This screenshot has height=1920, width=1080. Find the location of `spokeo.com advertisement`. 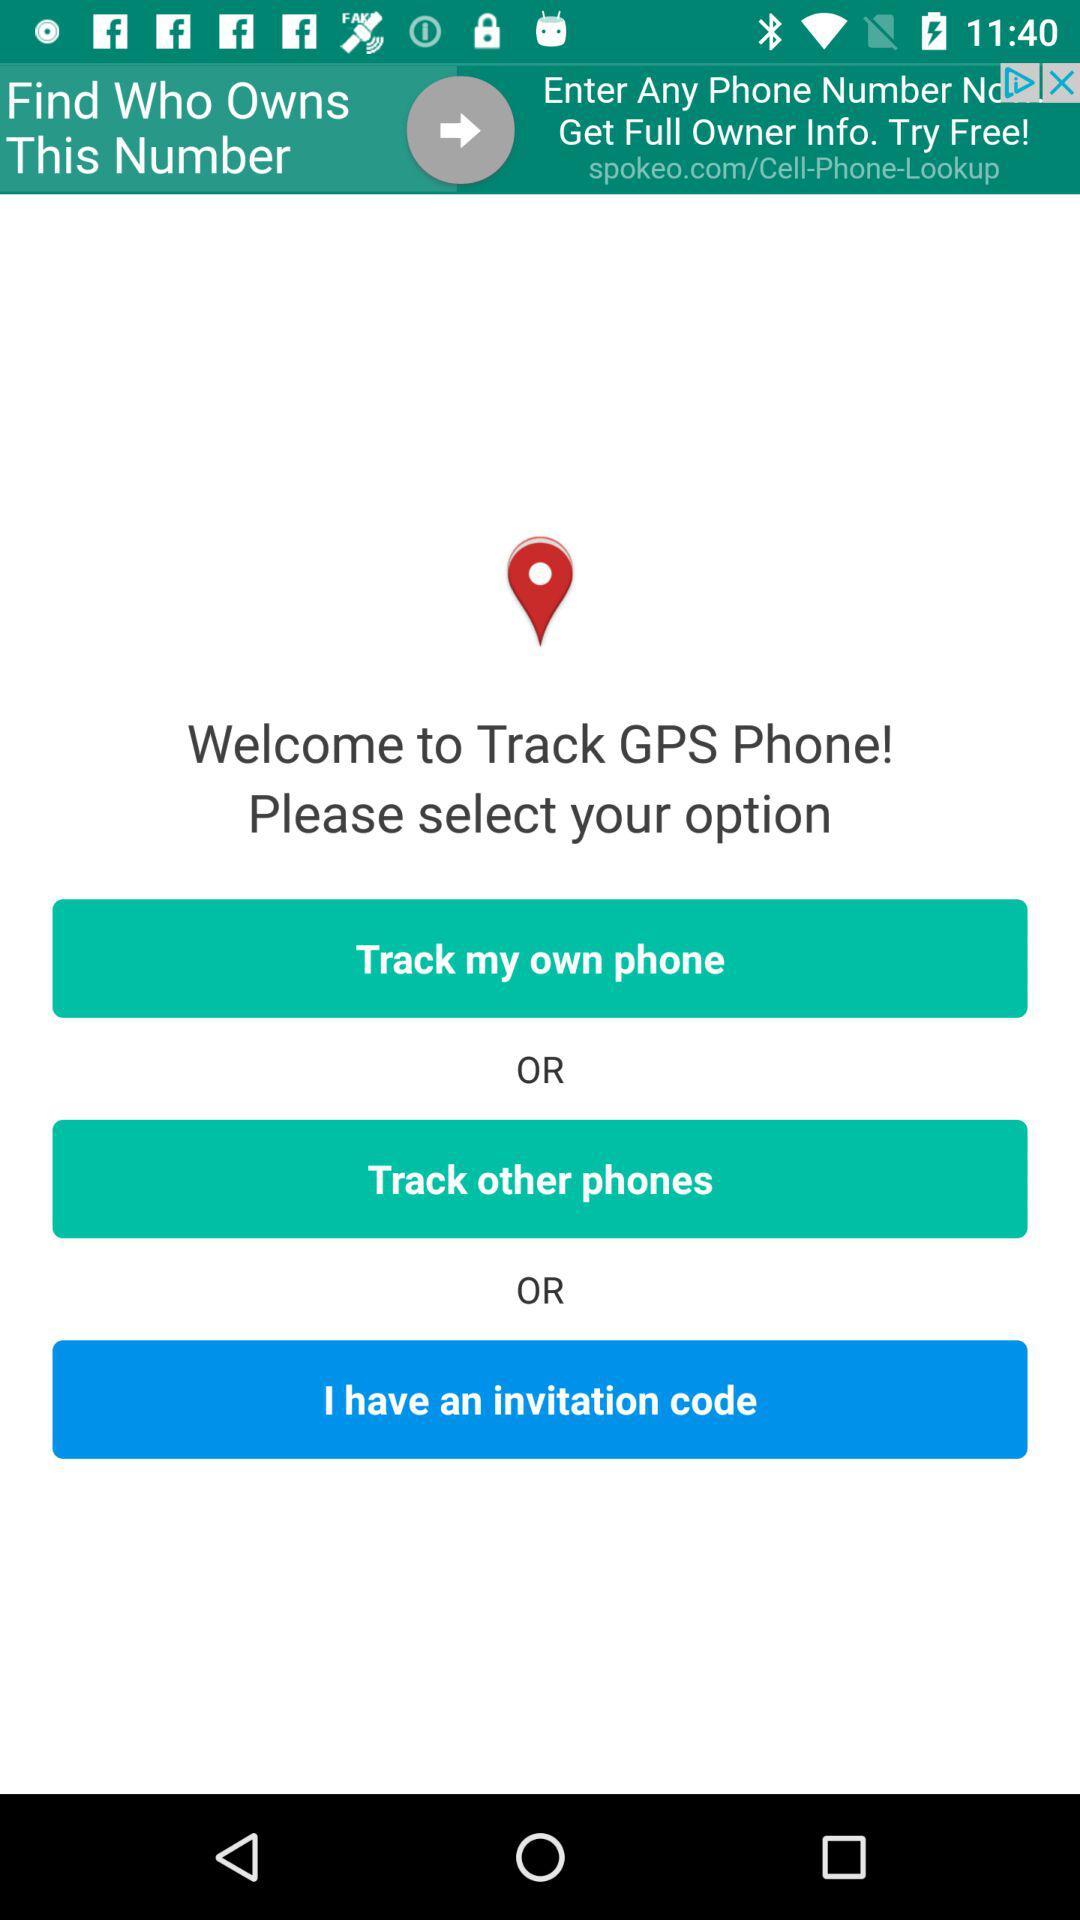

spokeo.com advertisement is located at coordinates (540, 127).